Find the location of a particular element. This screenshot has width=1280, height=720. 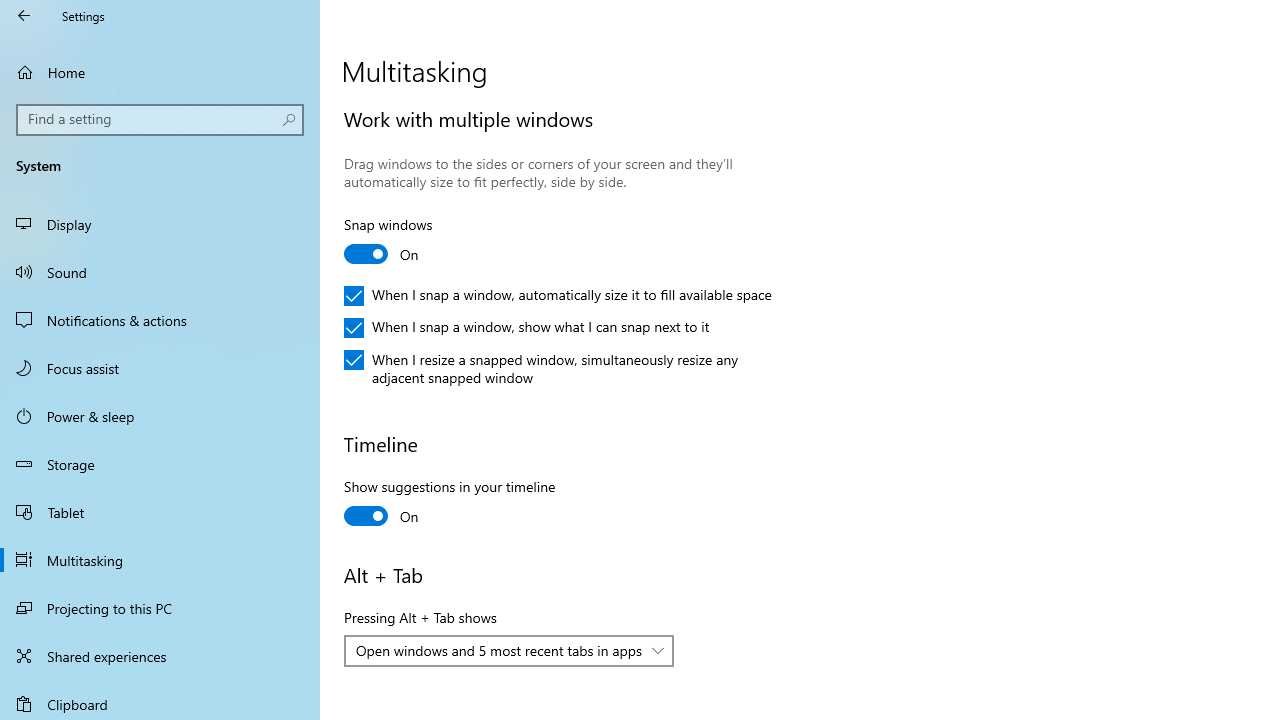

'Pressing Alt + Tab shows' is located at coordinates (509, 650).